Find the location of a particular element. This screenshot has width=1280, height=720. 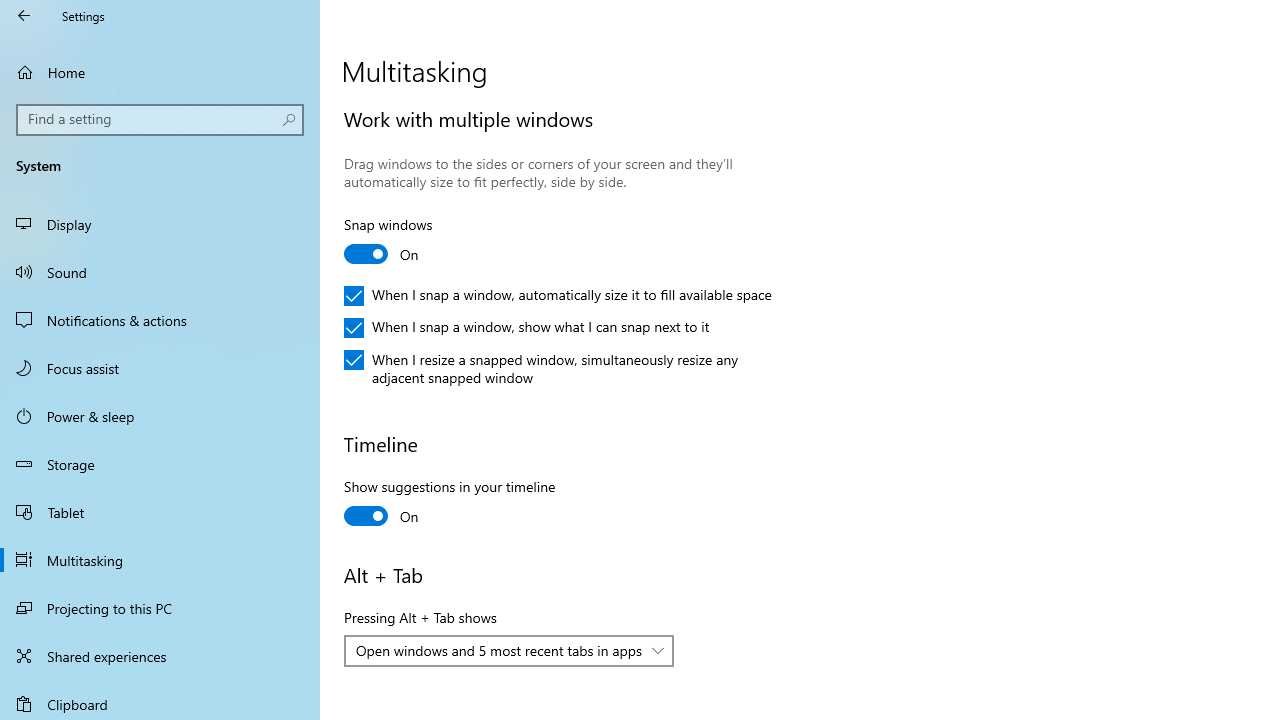

'Pressing Alt + Tab shows' is located at coordinates (509, 650).